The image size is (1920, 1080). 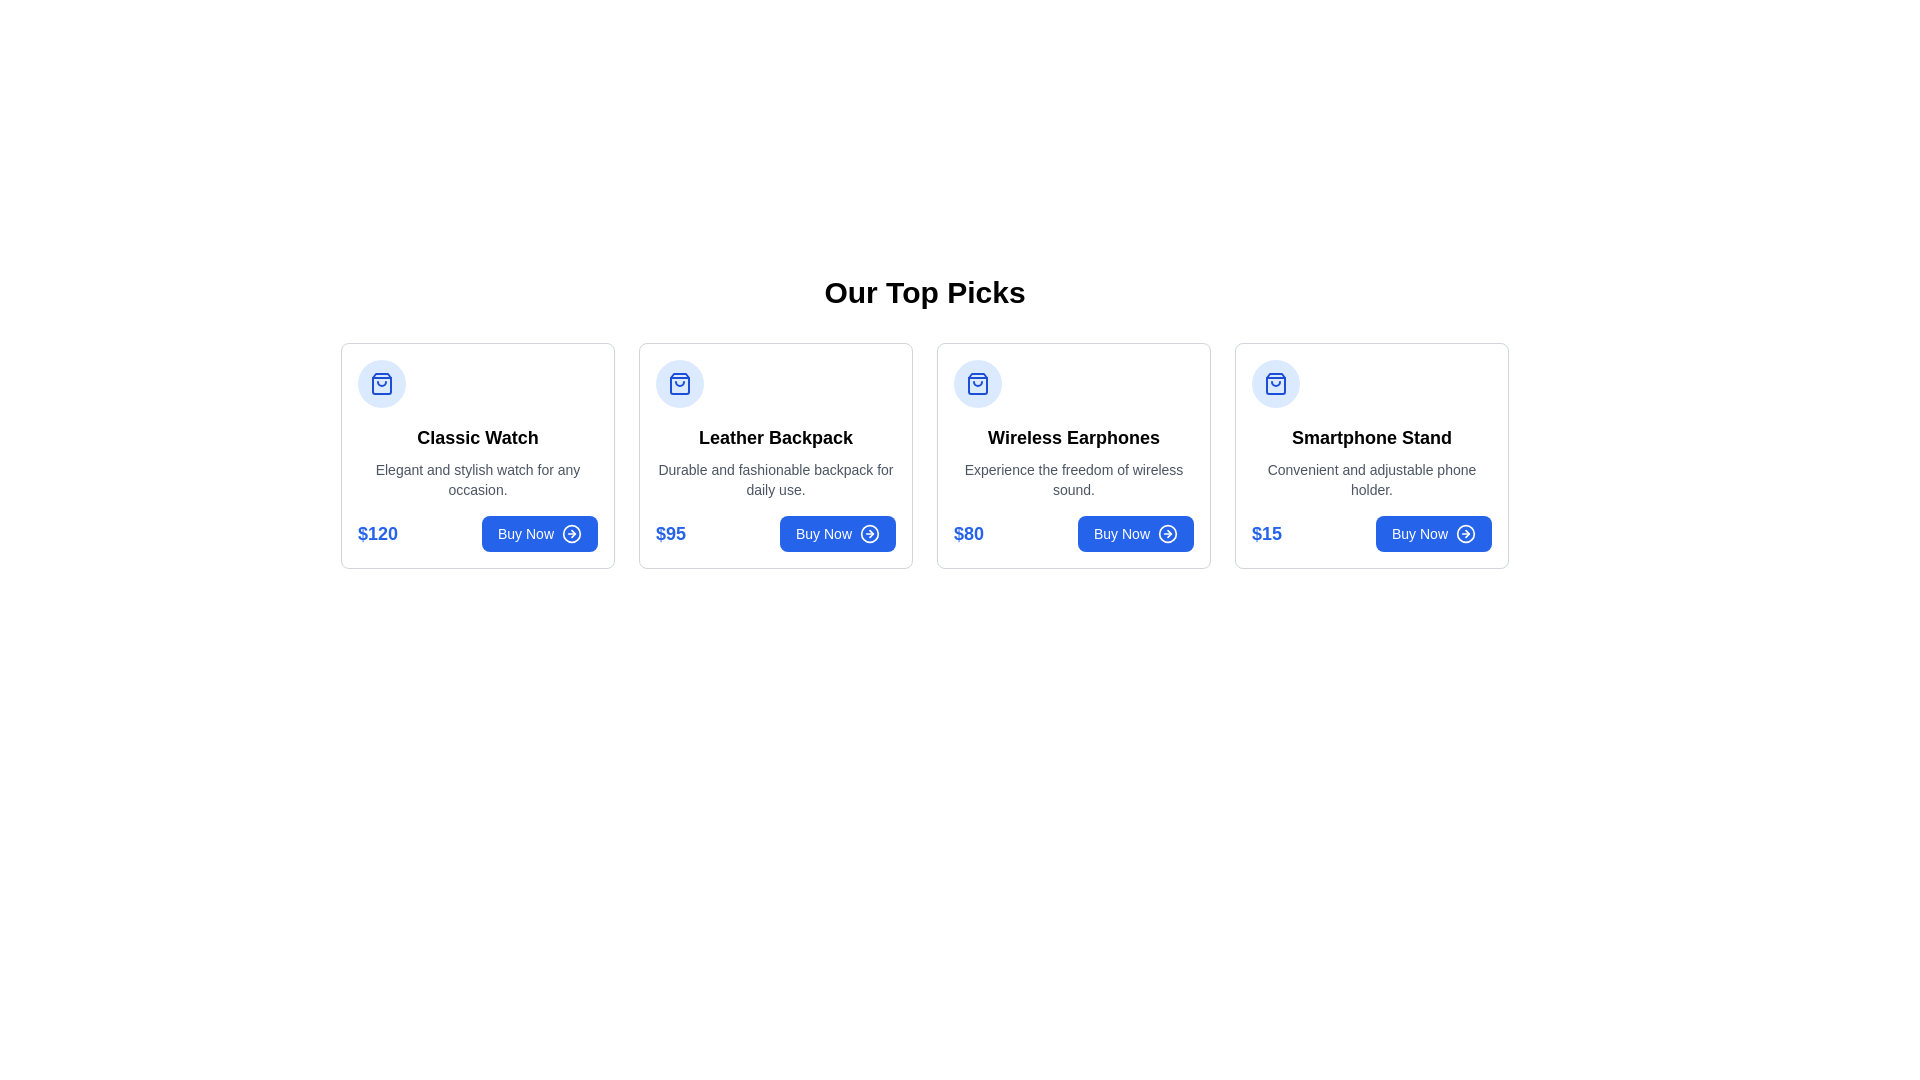 I want to click on the shopping bag icon within a circular blue background located in the upper-left corner of the 'Wireless Earphones' card, so click(x=978, y=384).